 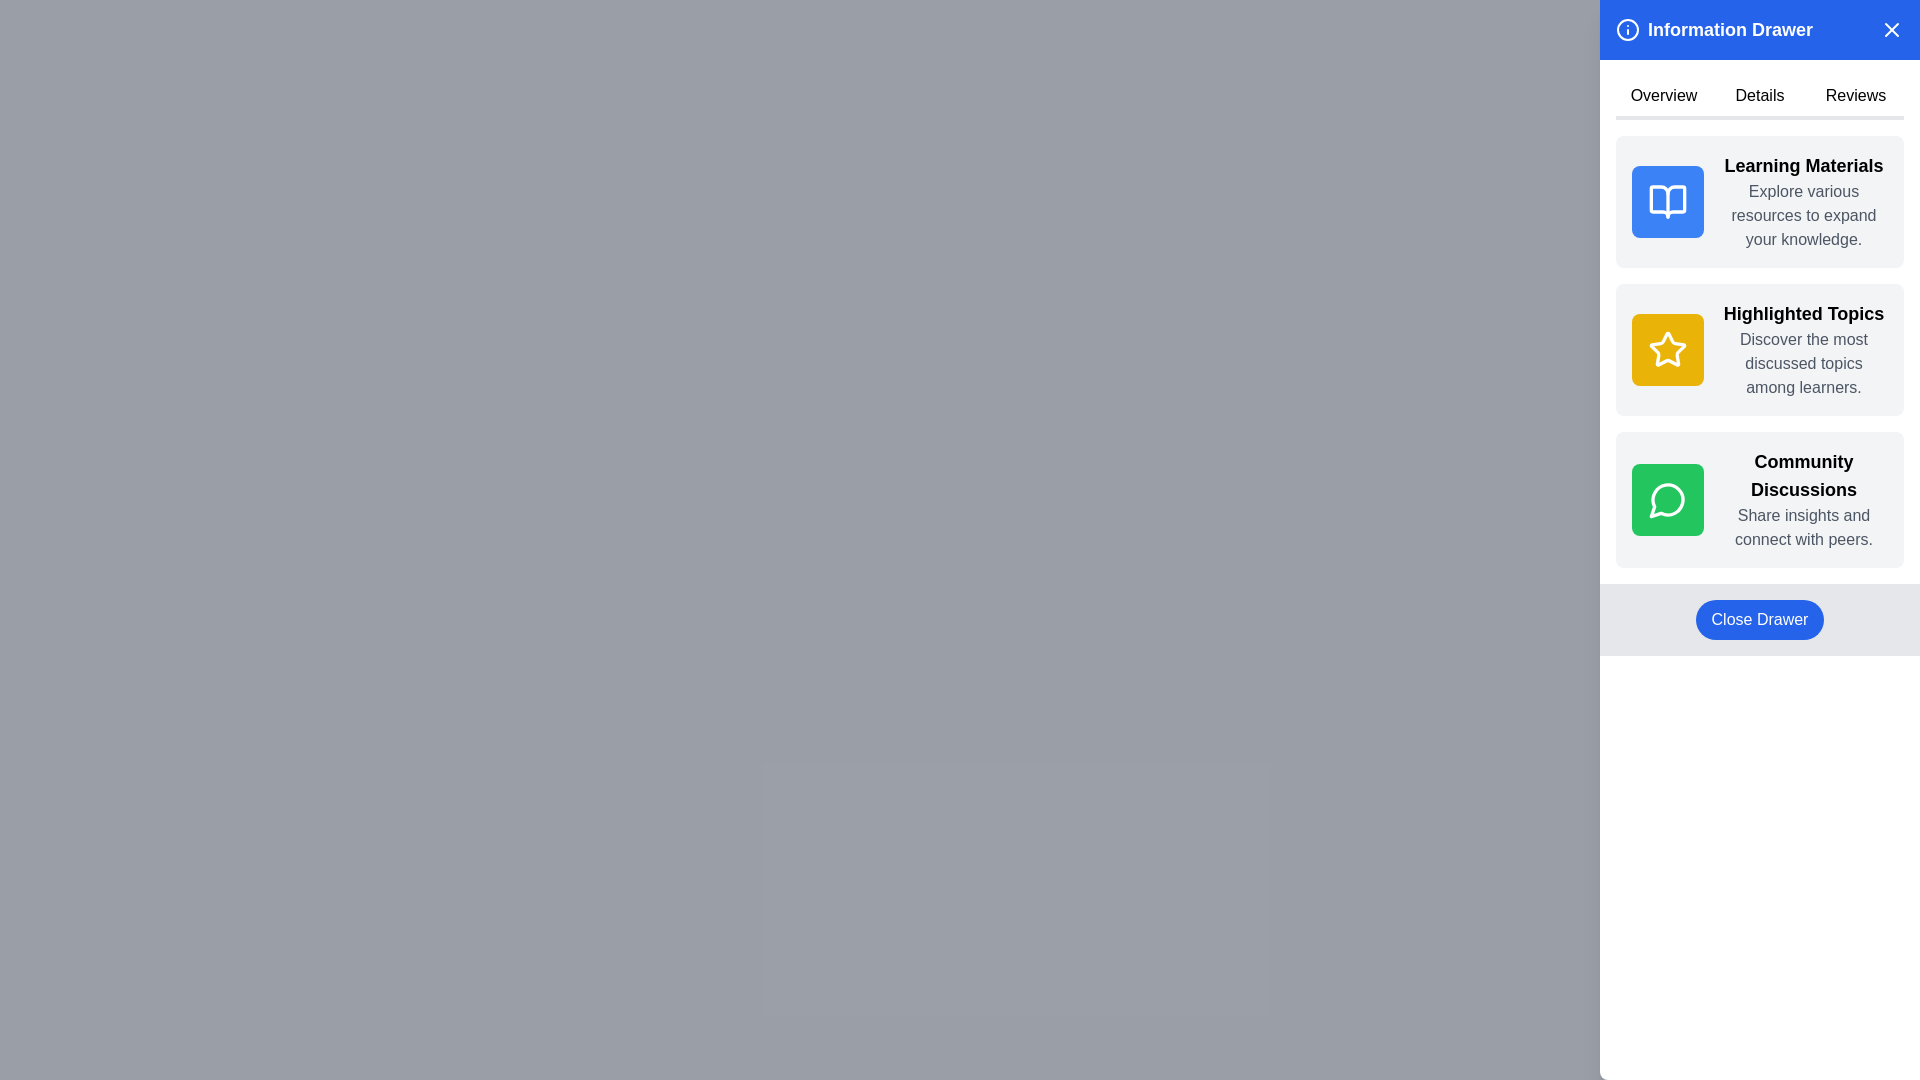 I want to click on the text label that reads 'Discover the most discussed topics among learners.' for accessibility purposes, so click(x=1804, y=363).